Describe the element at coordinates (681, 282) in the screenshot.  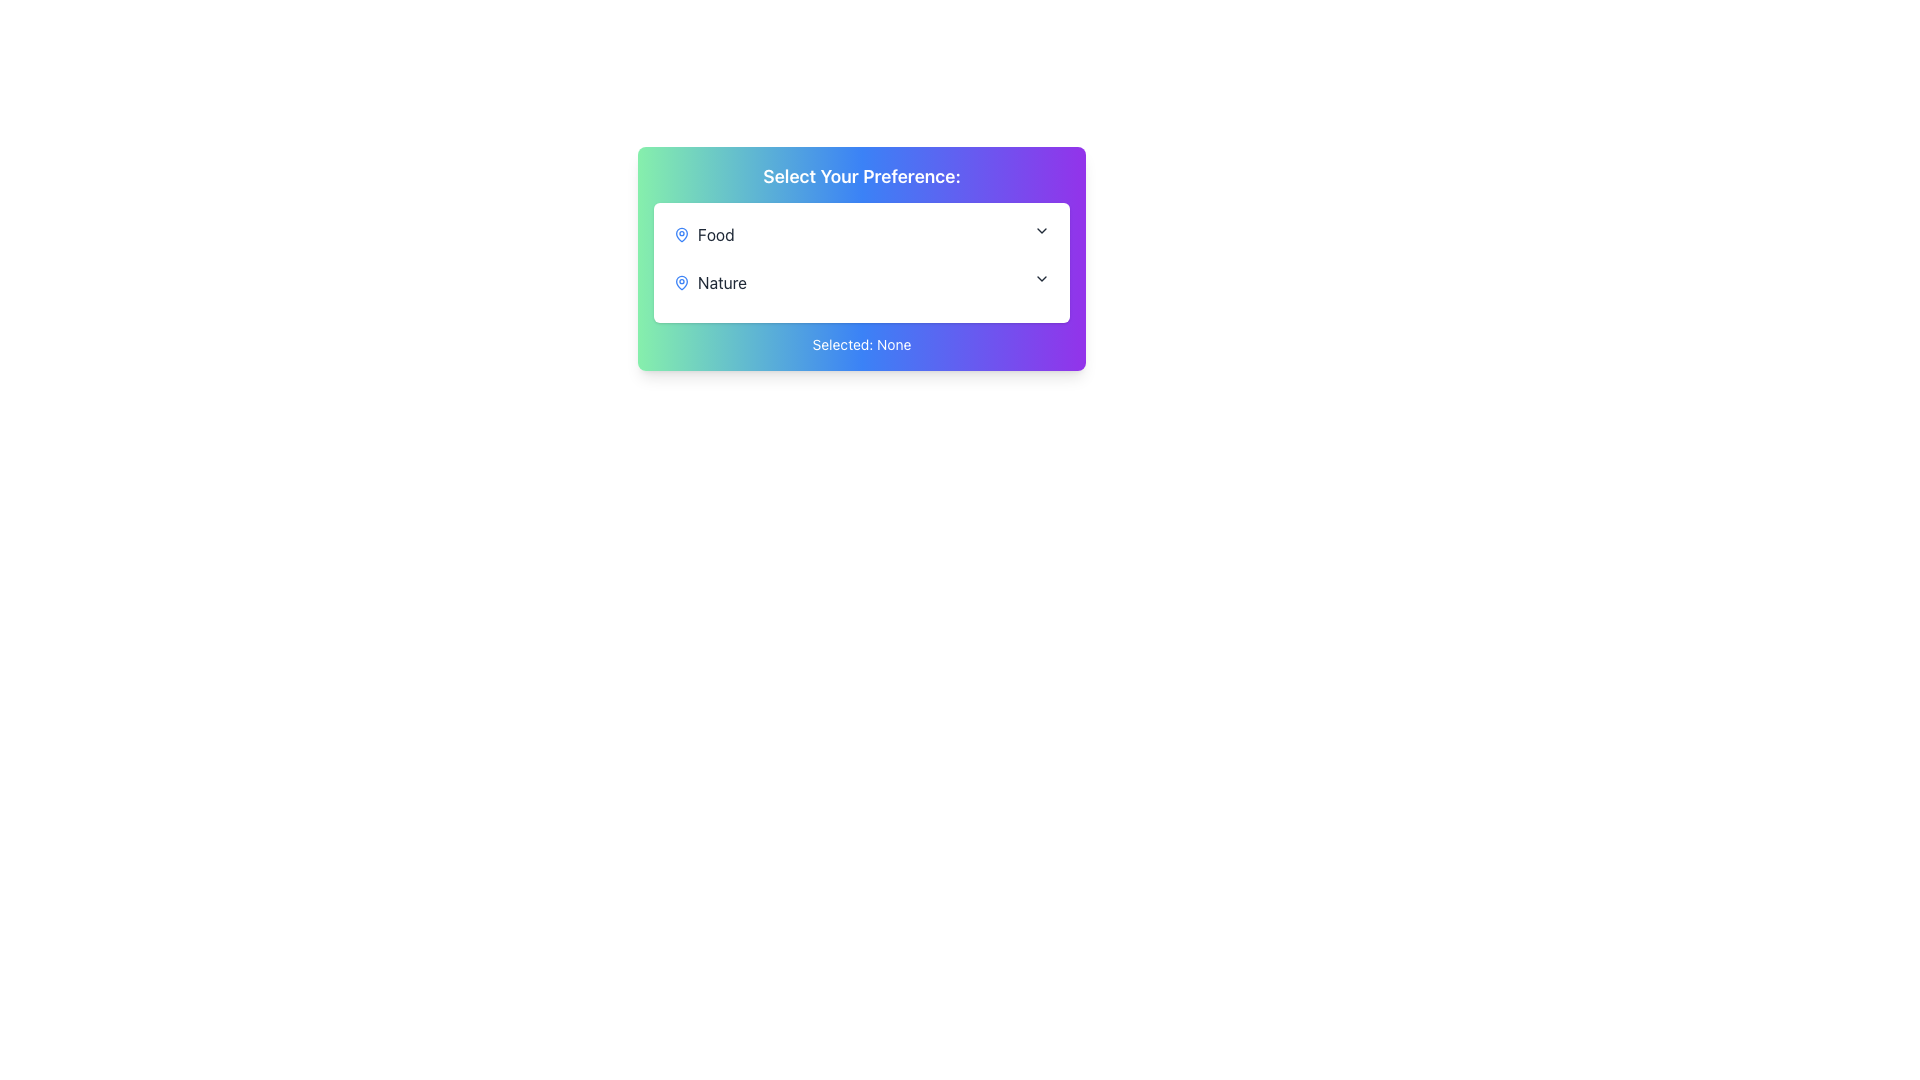
I see `the map marker icon with a blue outline located next to the text 'Nature'` at that location.